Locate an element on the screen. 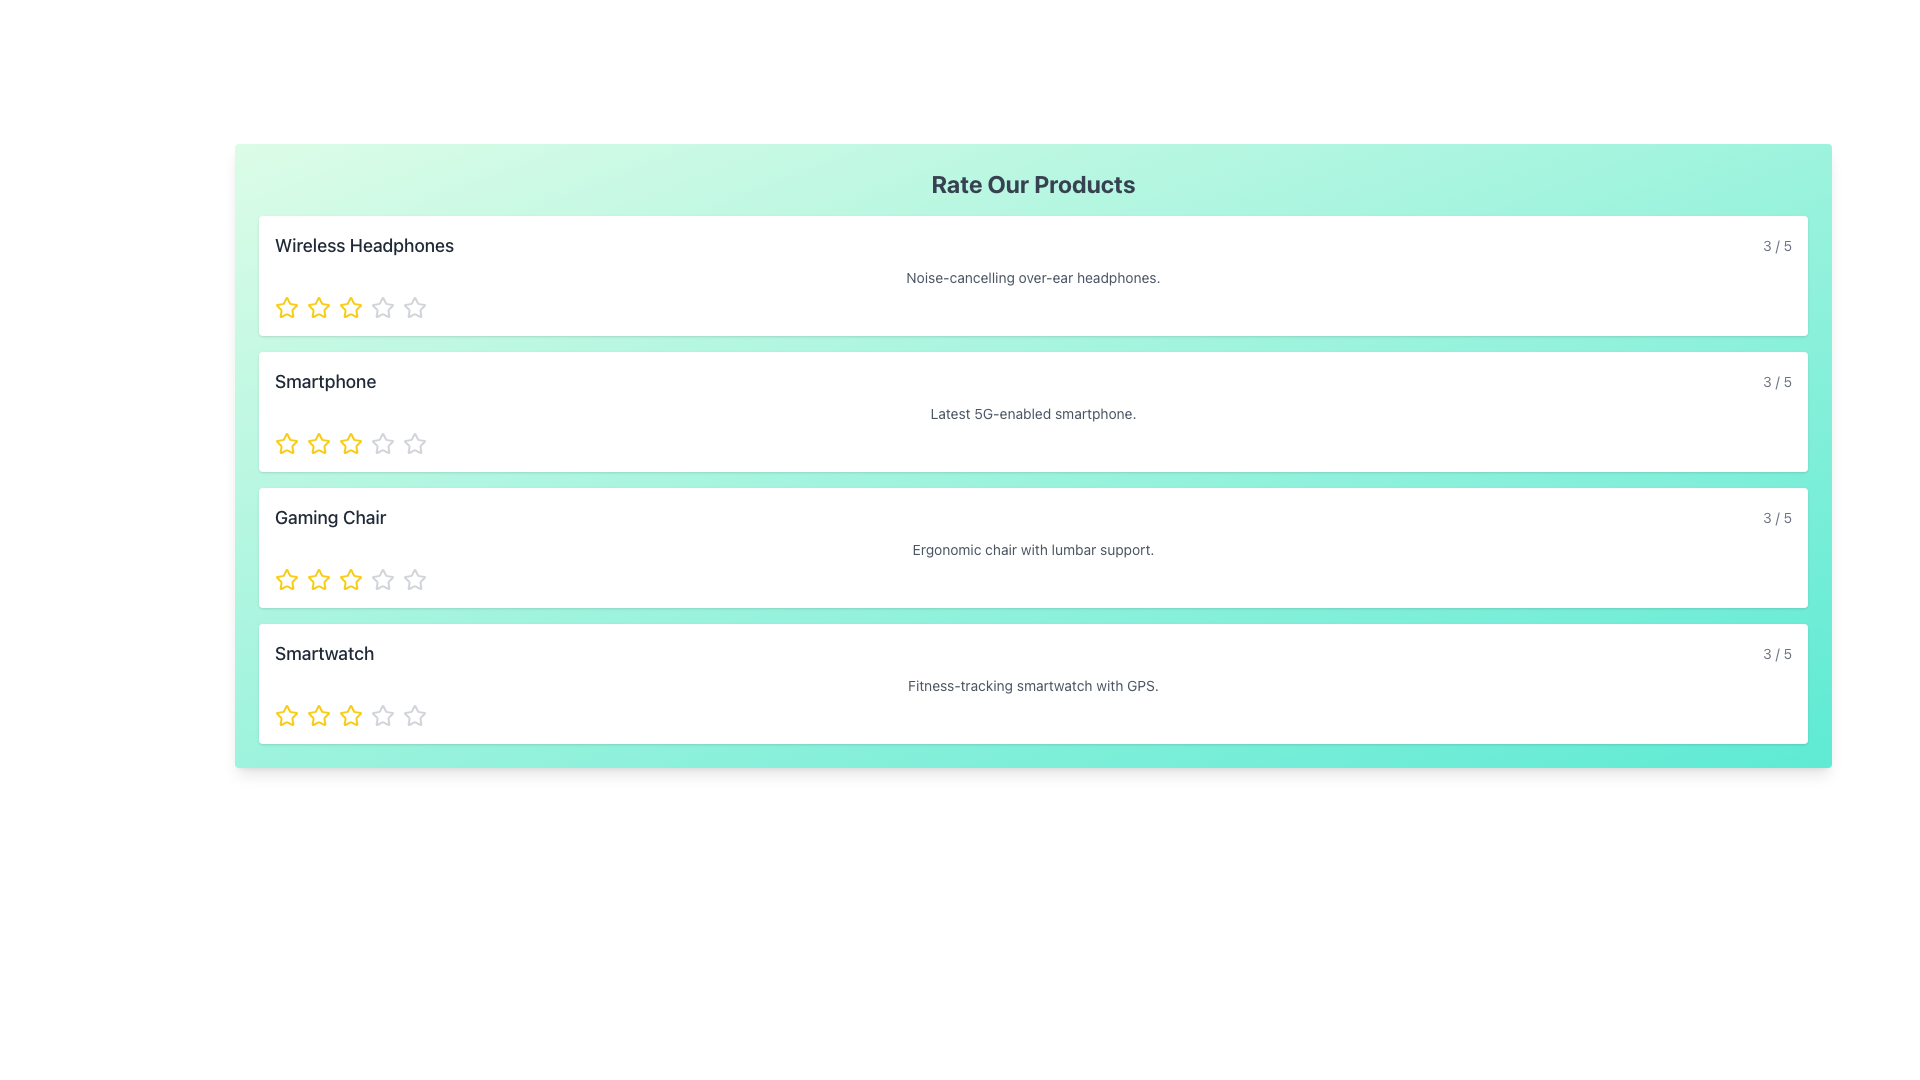 The width and height of the screenshot is (1920, 1080). the fifth star icon in the star rating for the 'Wireless Headphones' is located at coordinates (413, 308).